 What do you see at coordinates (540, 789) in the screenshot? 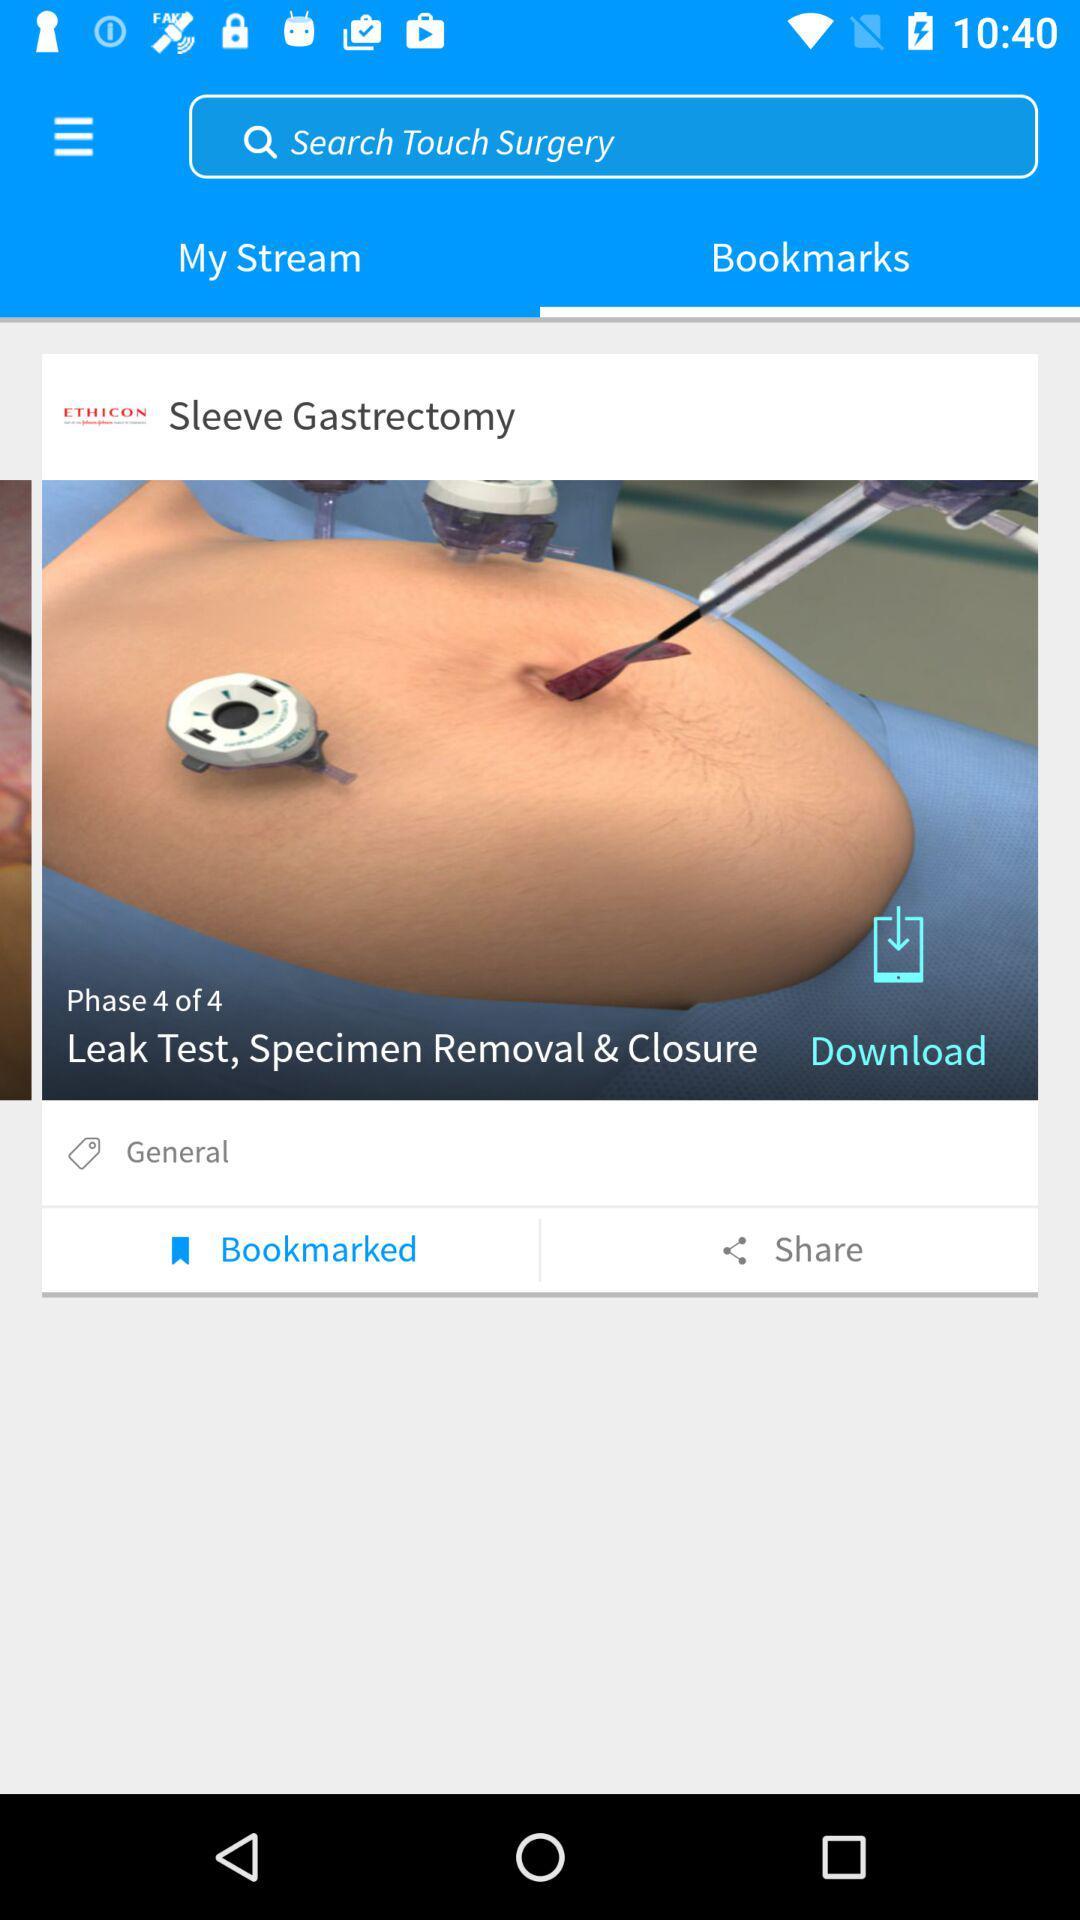
I see `download` at bounding box center [540, 789].